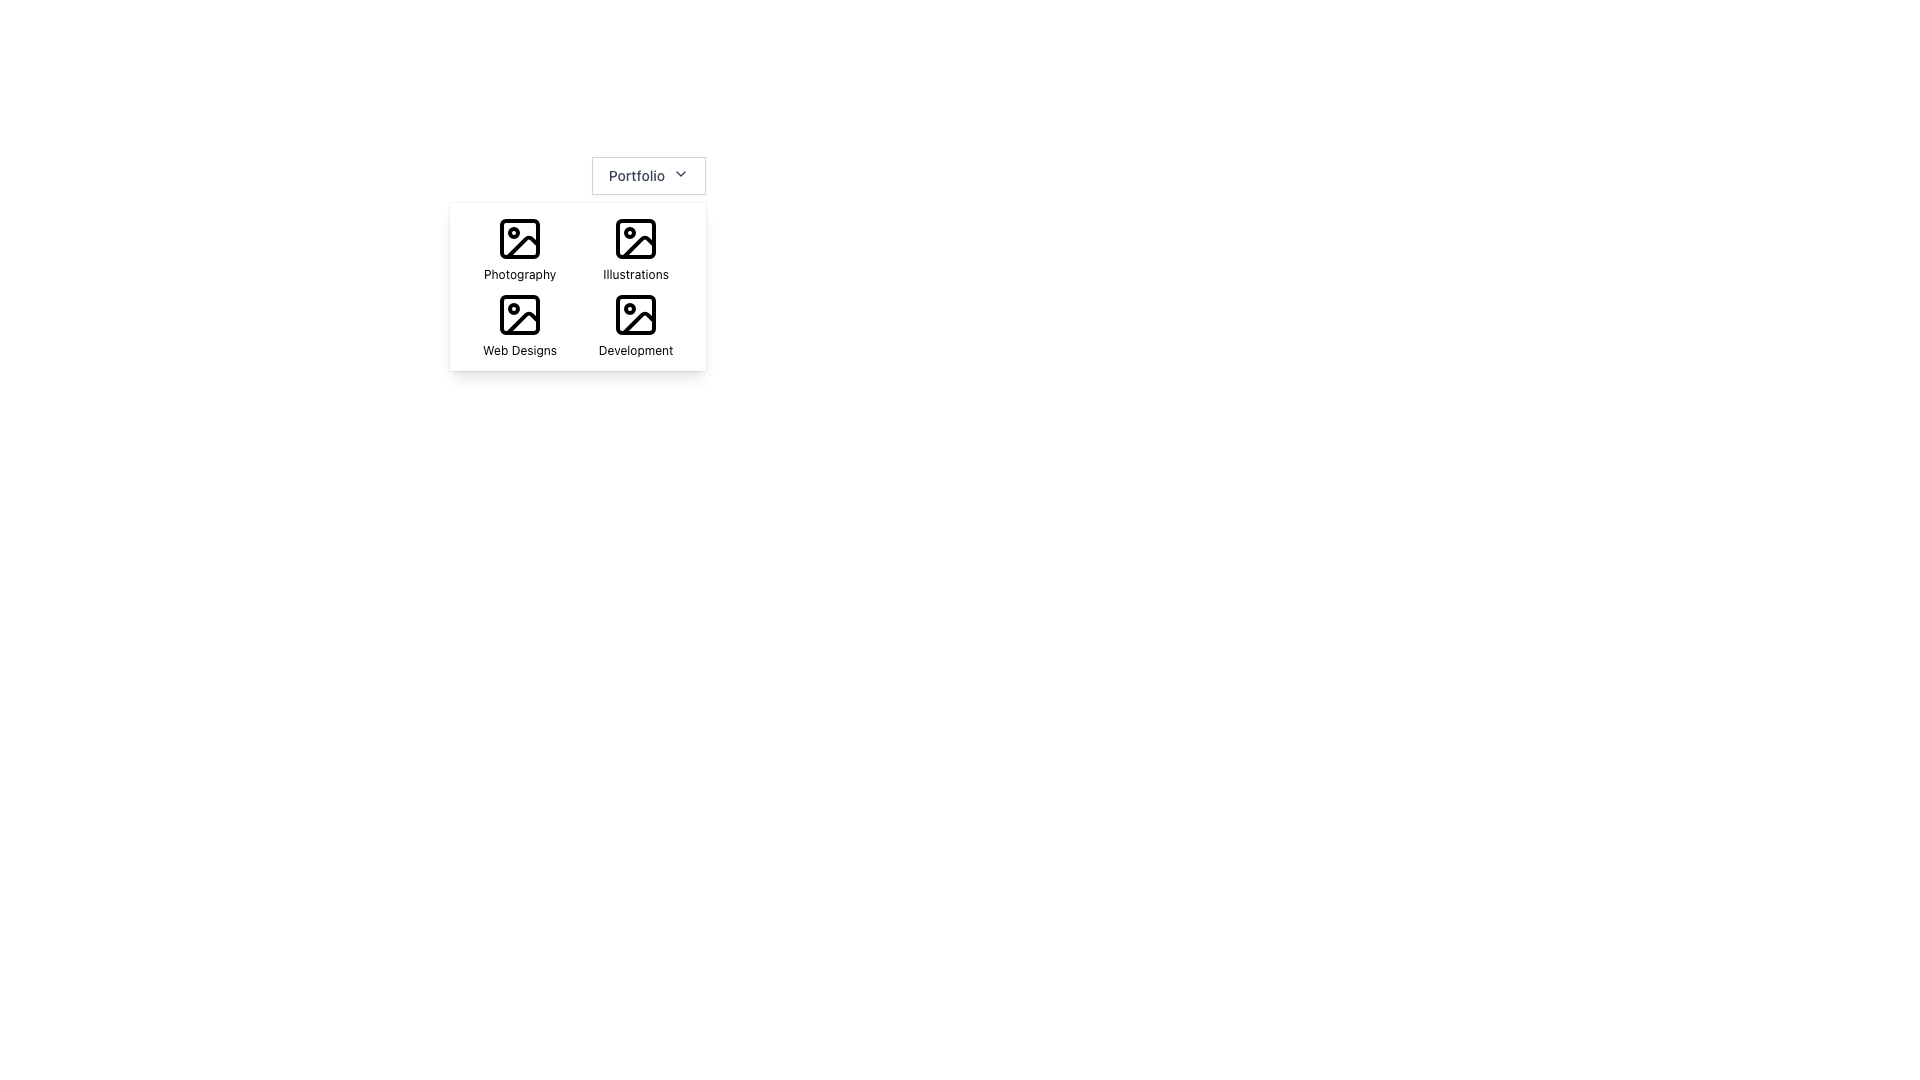  What do you see at coordinates (520, 350) in the screenshot?
I see `the text label reading 'Web Designs' located below the image placeholder icon in the bottom-left of a grid layout` at bounding box center [520, 350].